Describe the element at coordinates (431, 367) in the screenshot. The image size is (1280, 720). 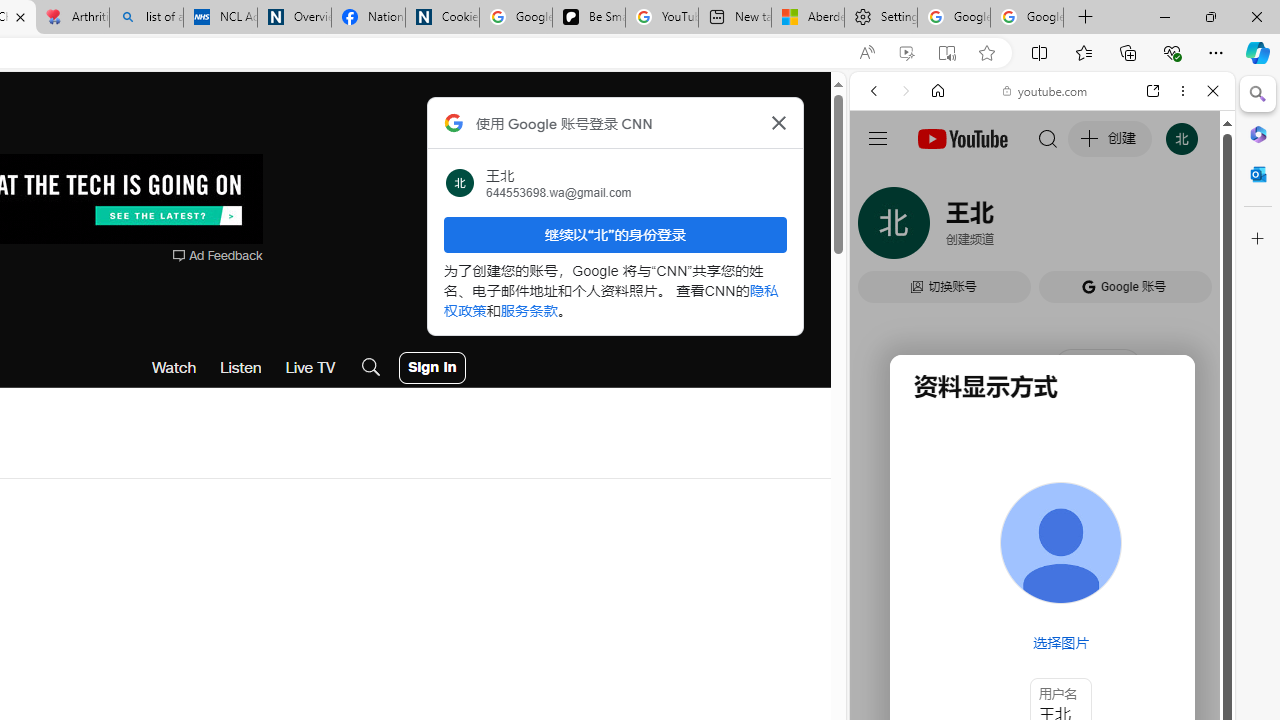
I see `'User Account Log In Button'` at that location.